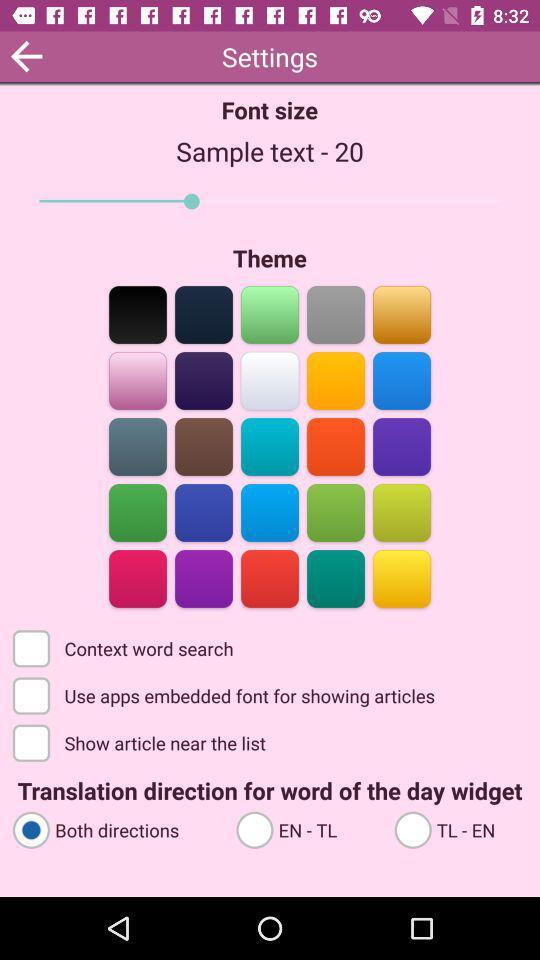 This screenshot has height=960, width=540. What do you see at coordinates (203, 445) in the screenshot?
I see `switch brown color` at bounding box center [203, 445].